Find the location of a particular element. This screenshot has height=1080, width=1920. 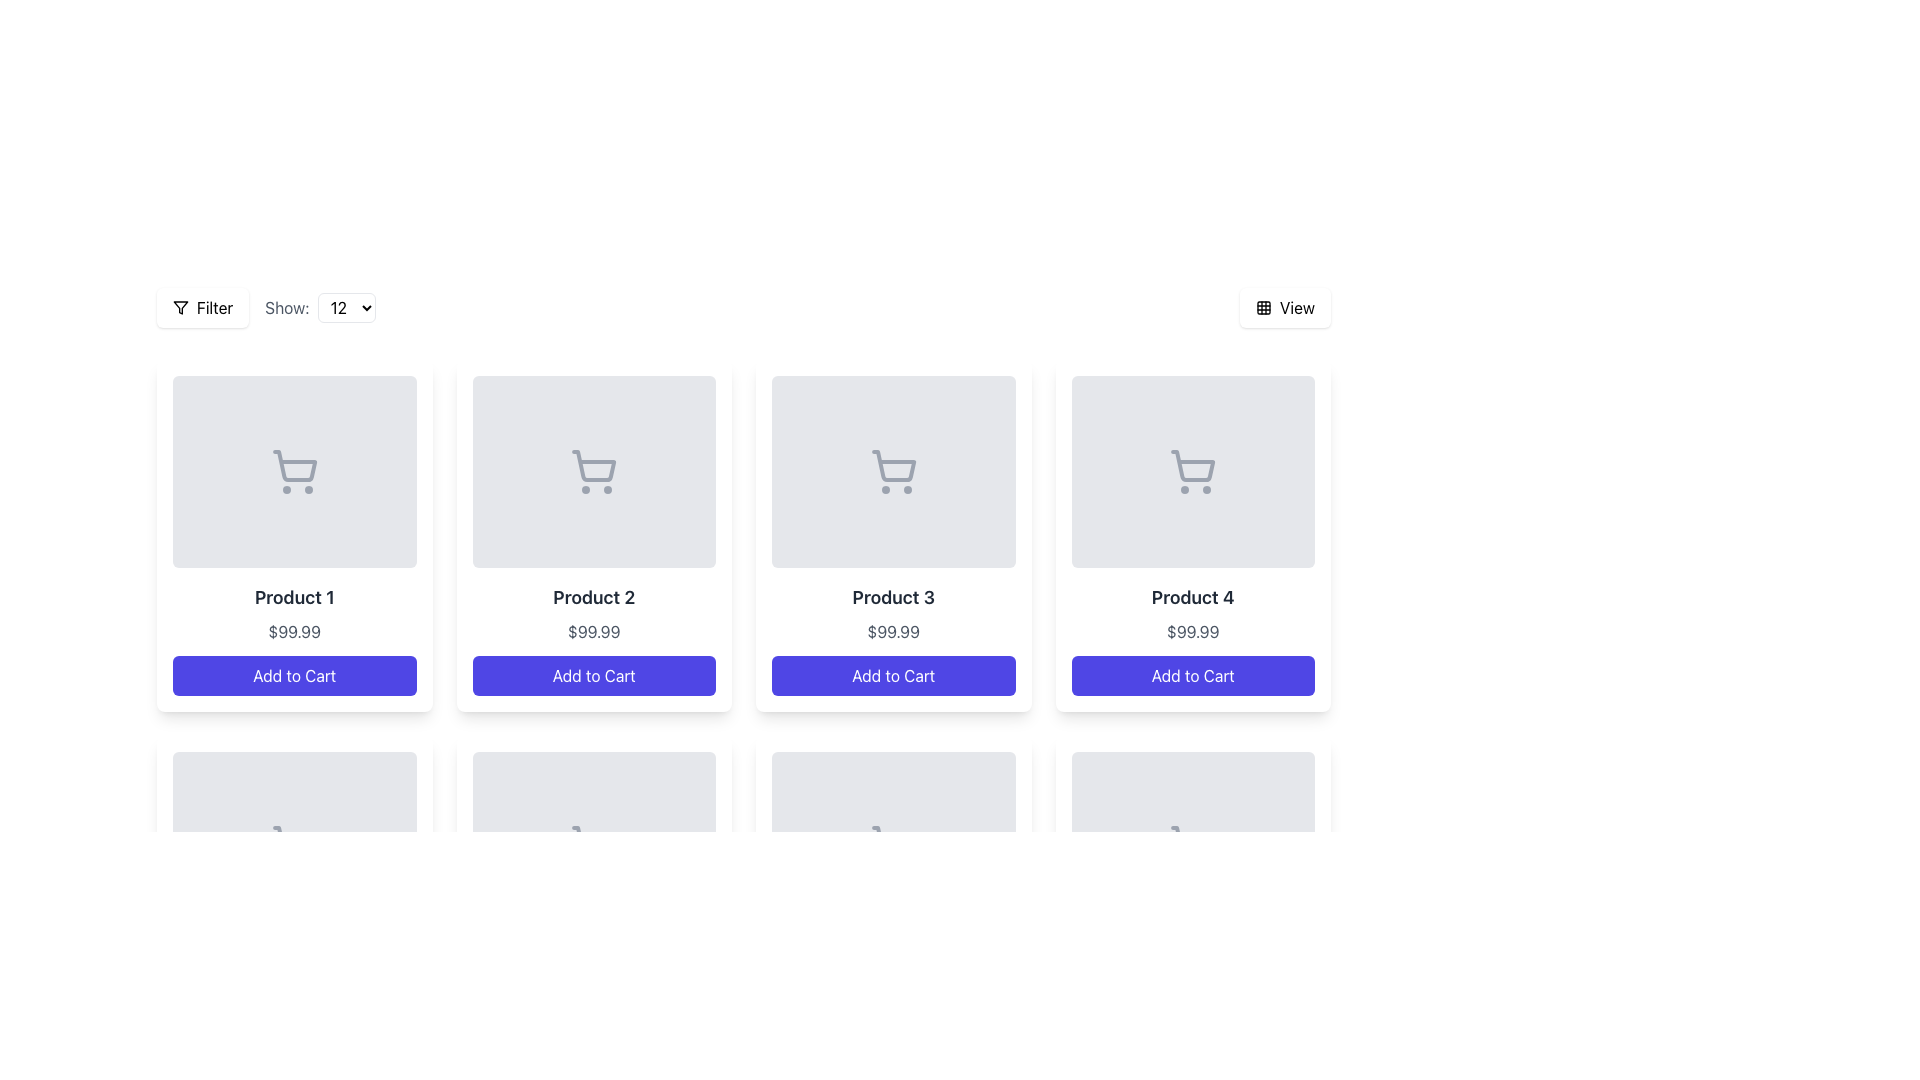

the filtering icon located to the left of the 'Filter' button is located at coordinates (181, 308).